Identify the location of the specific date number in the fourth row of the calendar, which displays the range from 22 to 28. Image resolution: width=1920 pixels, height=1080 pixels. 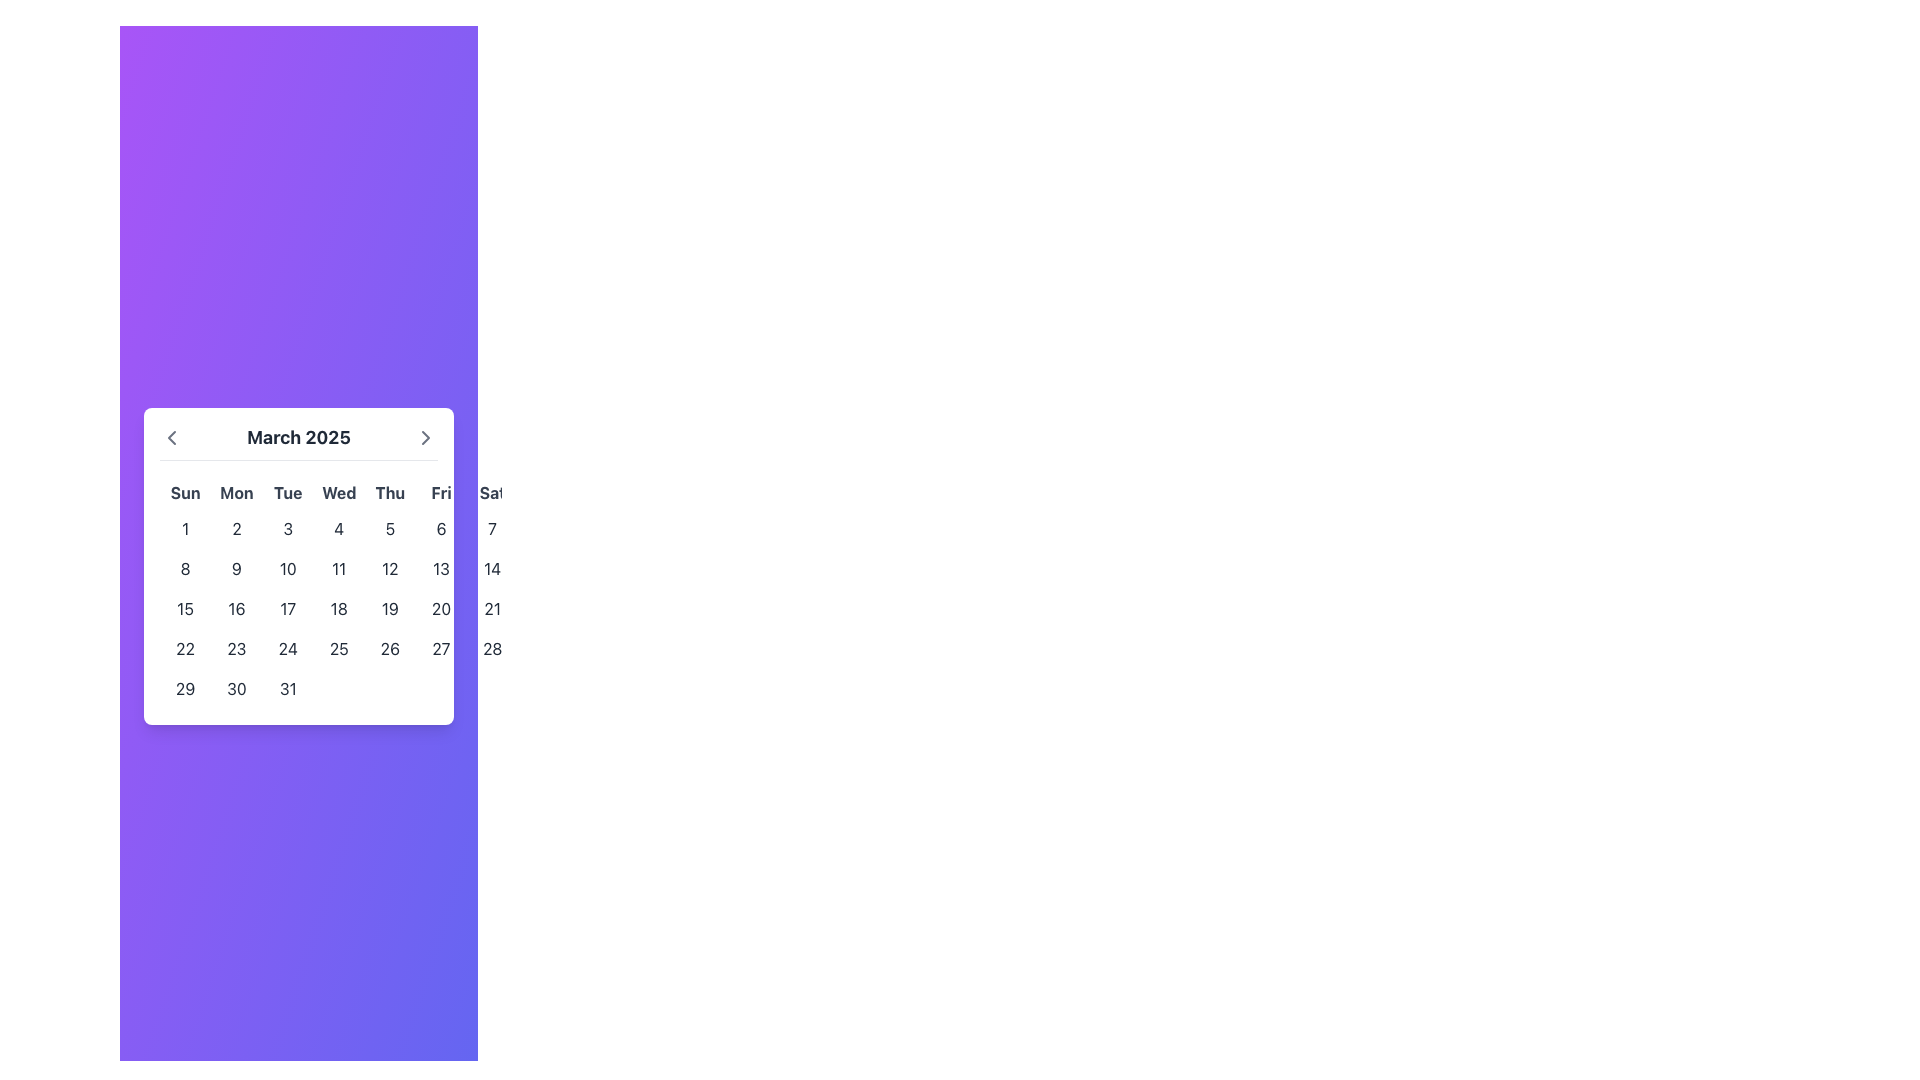
(339, 648).